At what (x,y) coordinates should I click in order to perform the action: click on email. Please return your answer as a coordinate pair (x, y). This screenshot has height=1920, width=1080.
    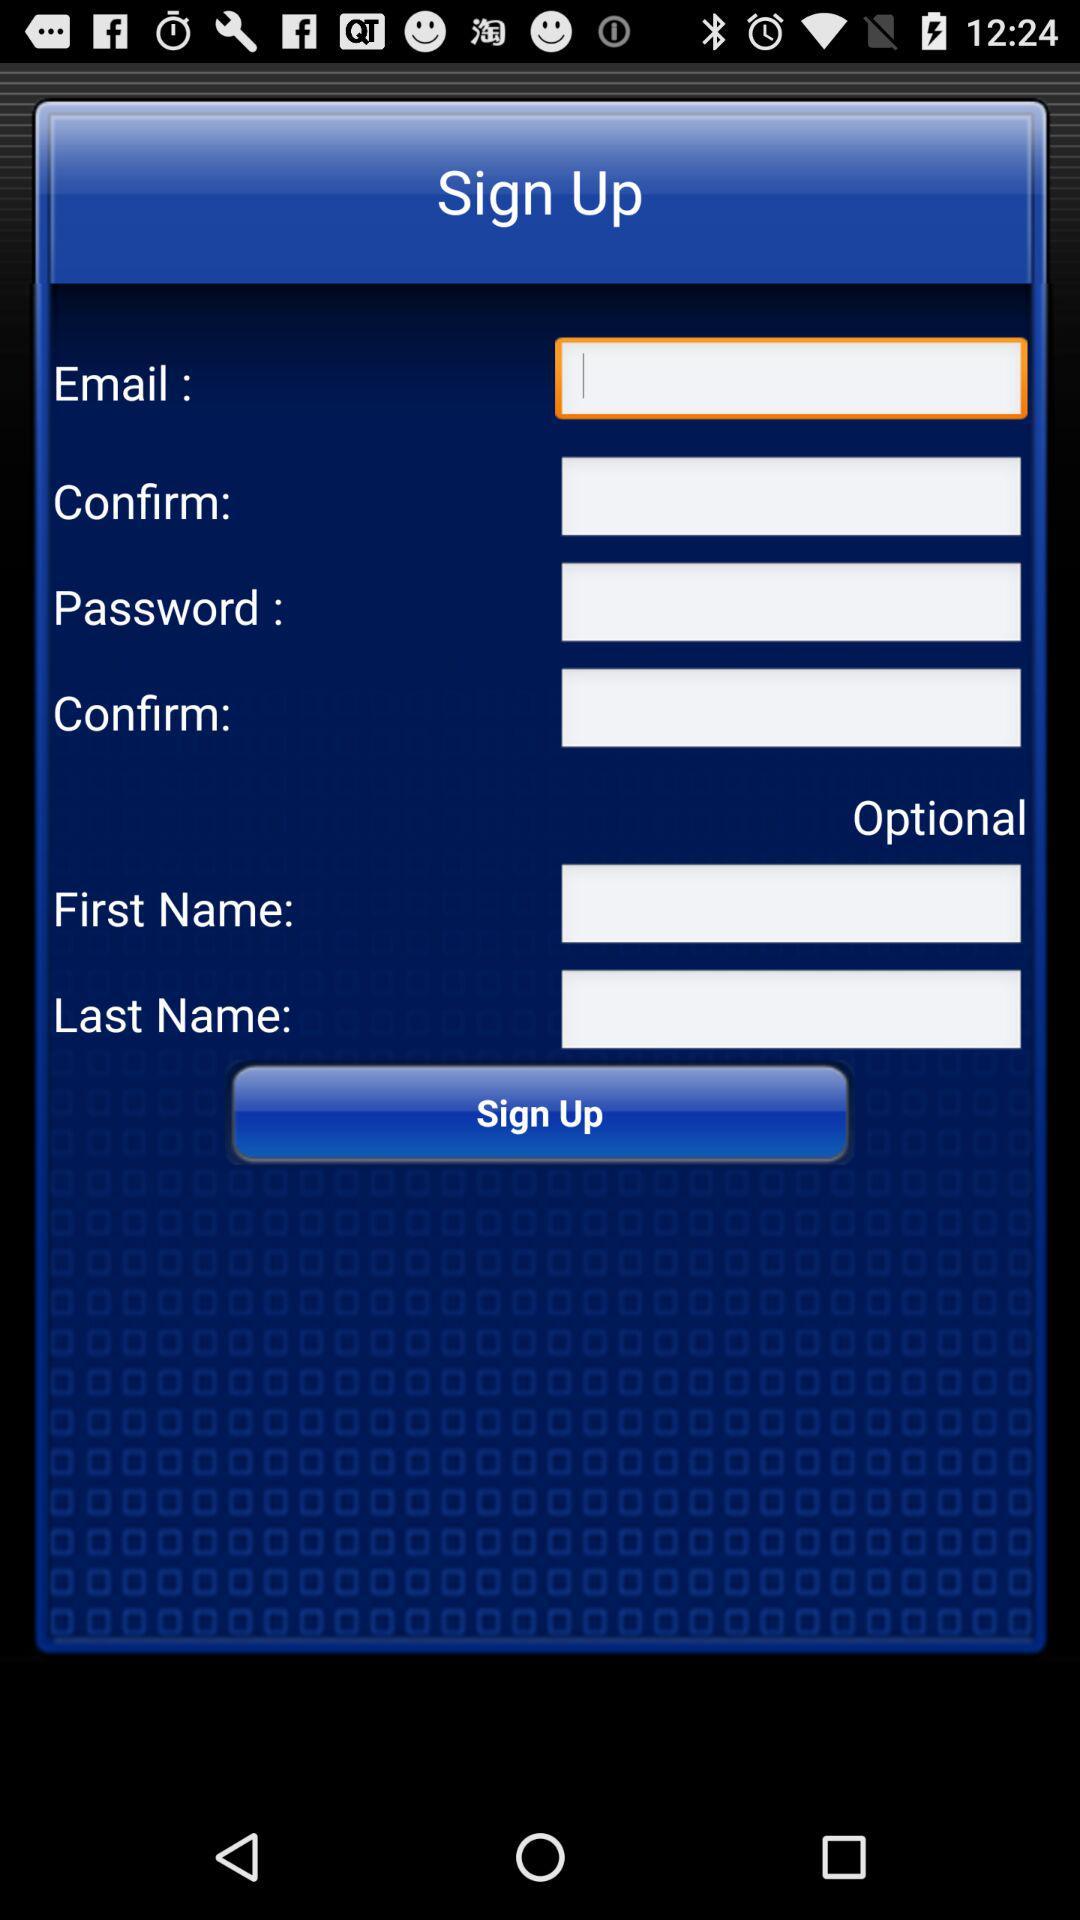
    Looking at the image, I should click on (790, 382).